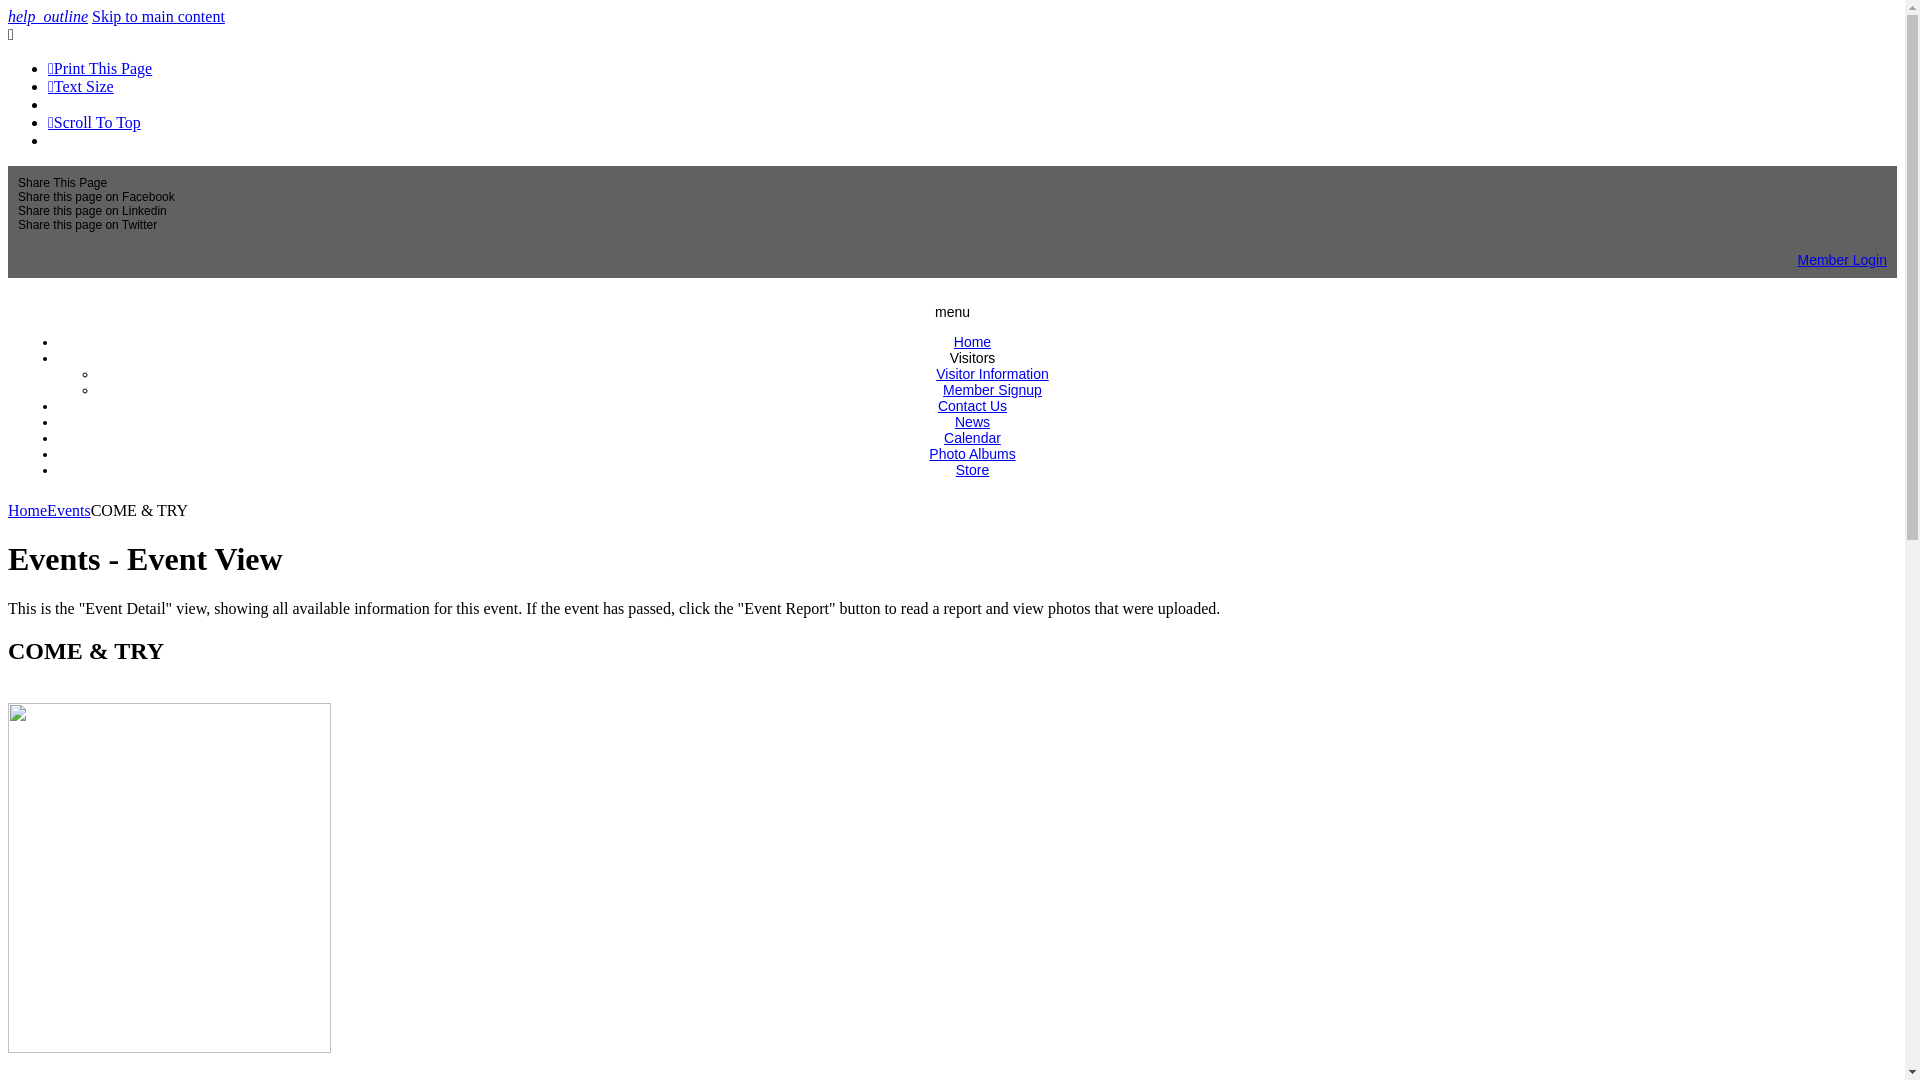  What do you see at coordinates (928, 454) in the screenshot?
I see `'Photo Albums'` at bounding box center [928, 454].